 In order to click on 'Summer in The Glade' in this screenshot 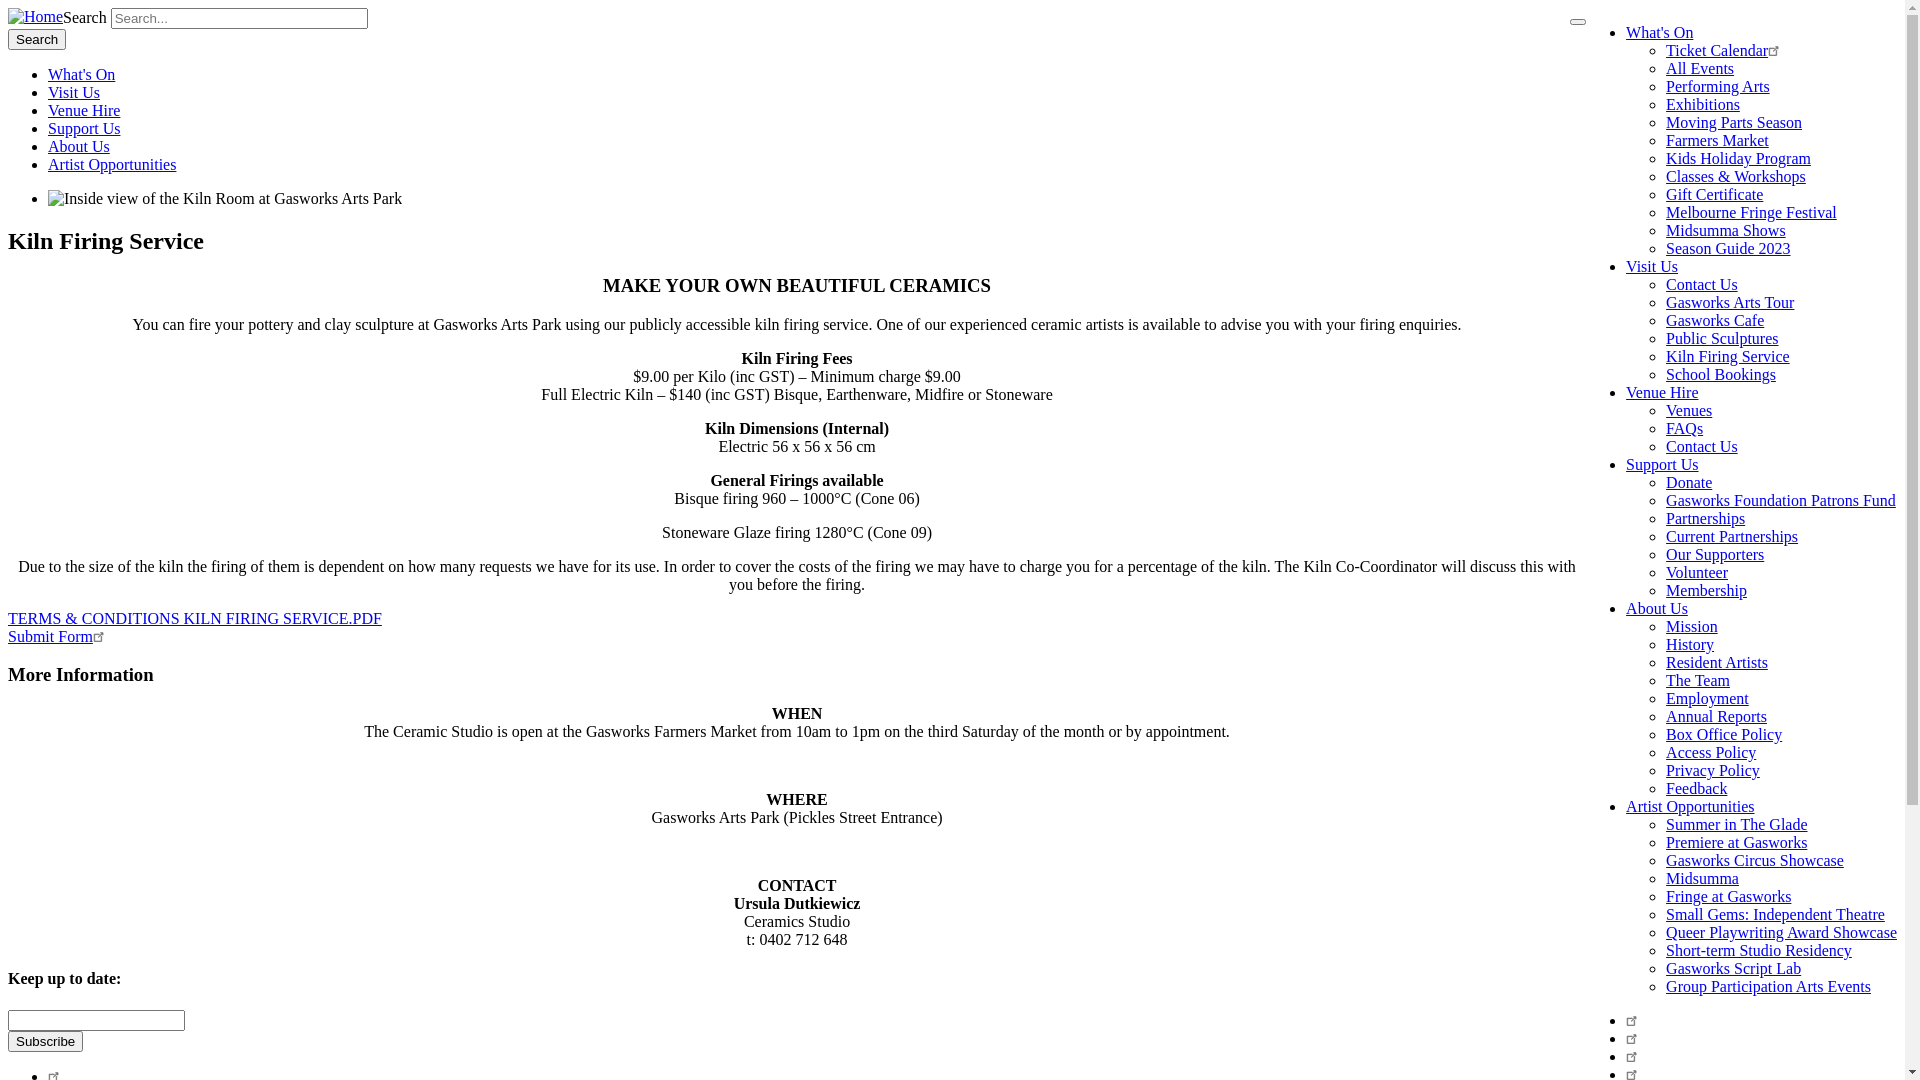, I will do `click(1735, 824)`.